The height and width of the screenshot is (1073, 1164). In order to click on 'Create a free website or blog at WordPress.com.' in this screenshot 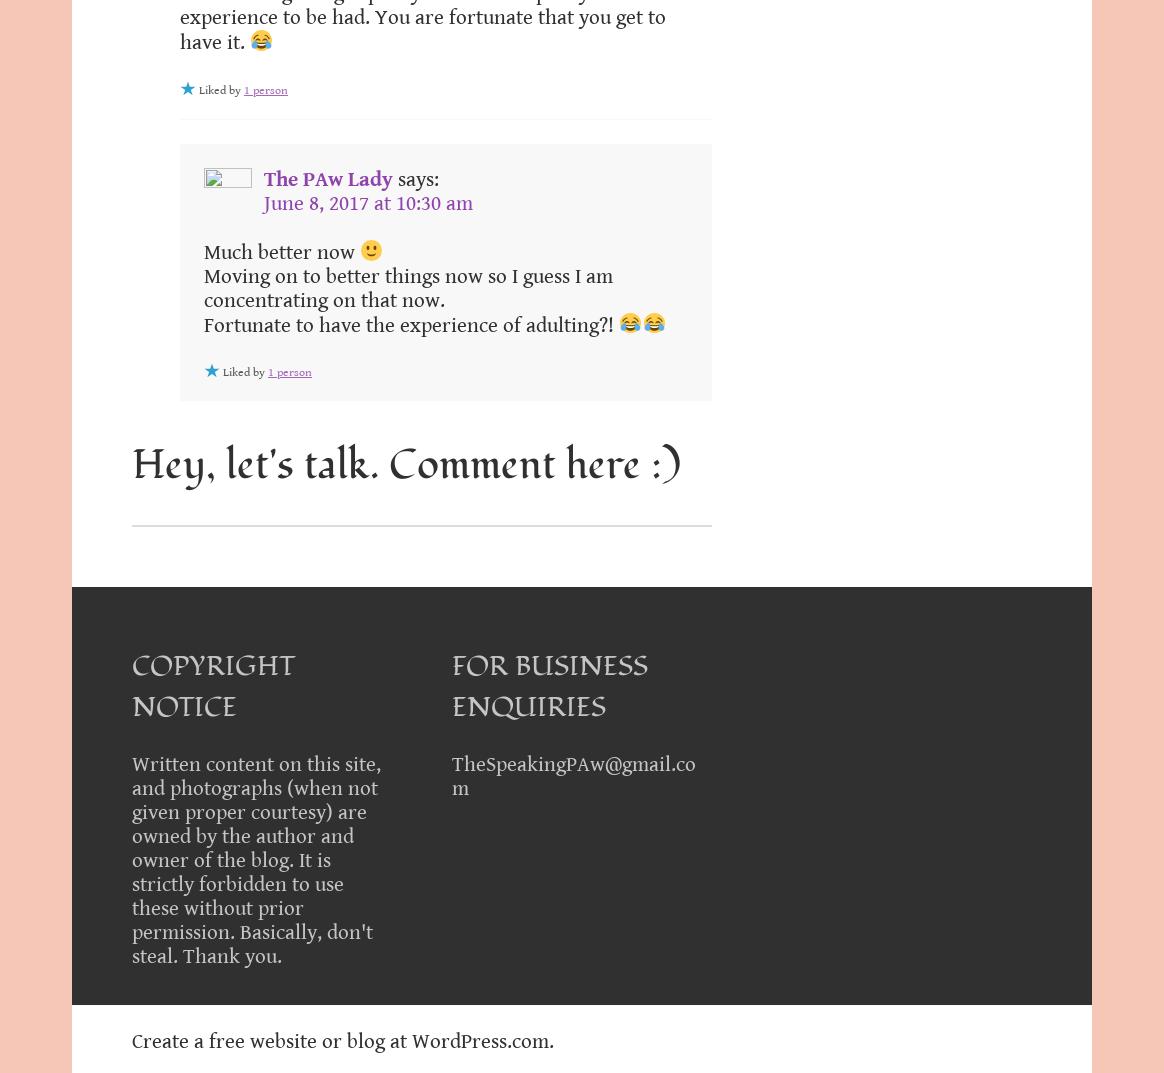, I will do `click(342, 1041)`.